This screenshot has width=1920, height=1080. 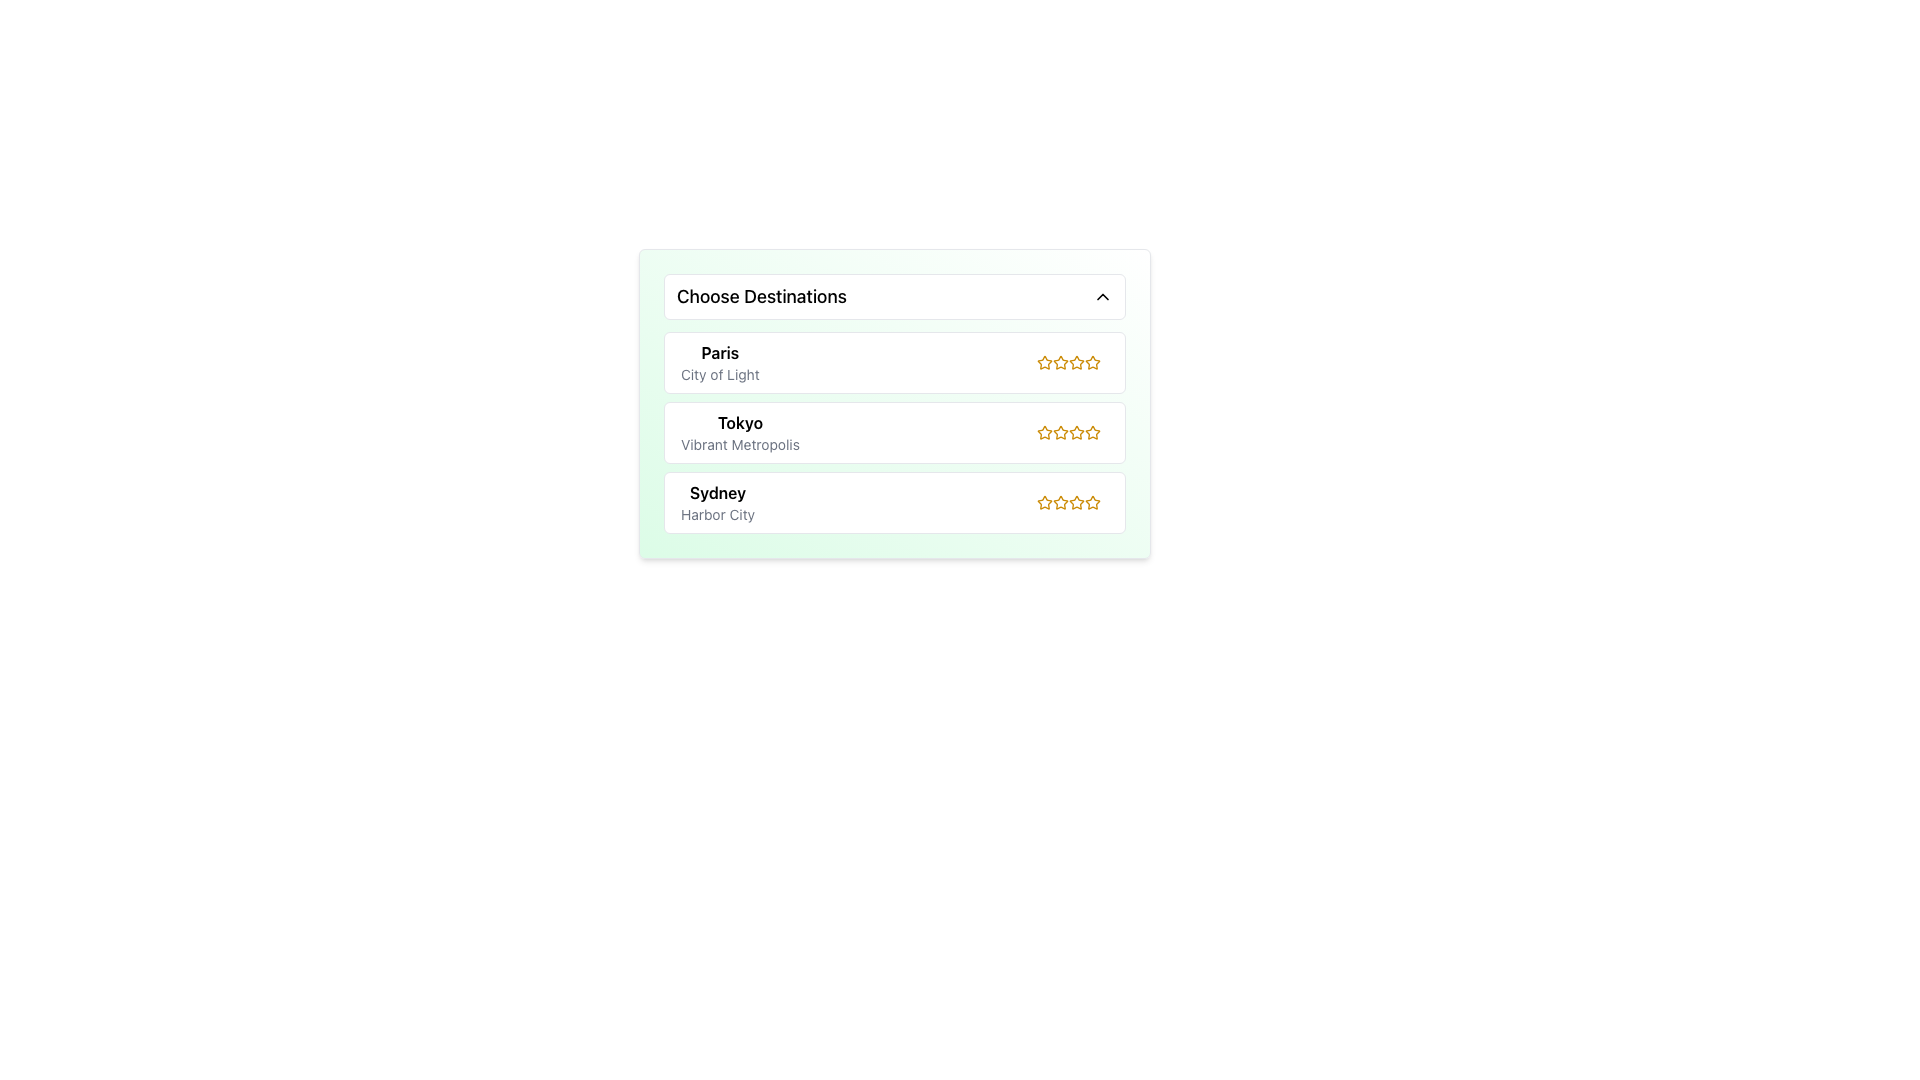 I want to click on the upward chevron icon located to the far right of the 'Choose Destinations' label, so click(x=1102, y=297).